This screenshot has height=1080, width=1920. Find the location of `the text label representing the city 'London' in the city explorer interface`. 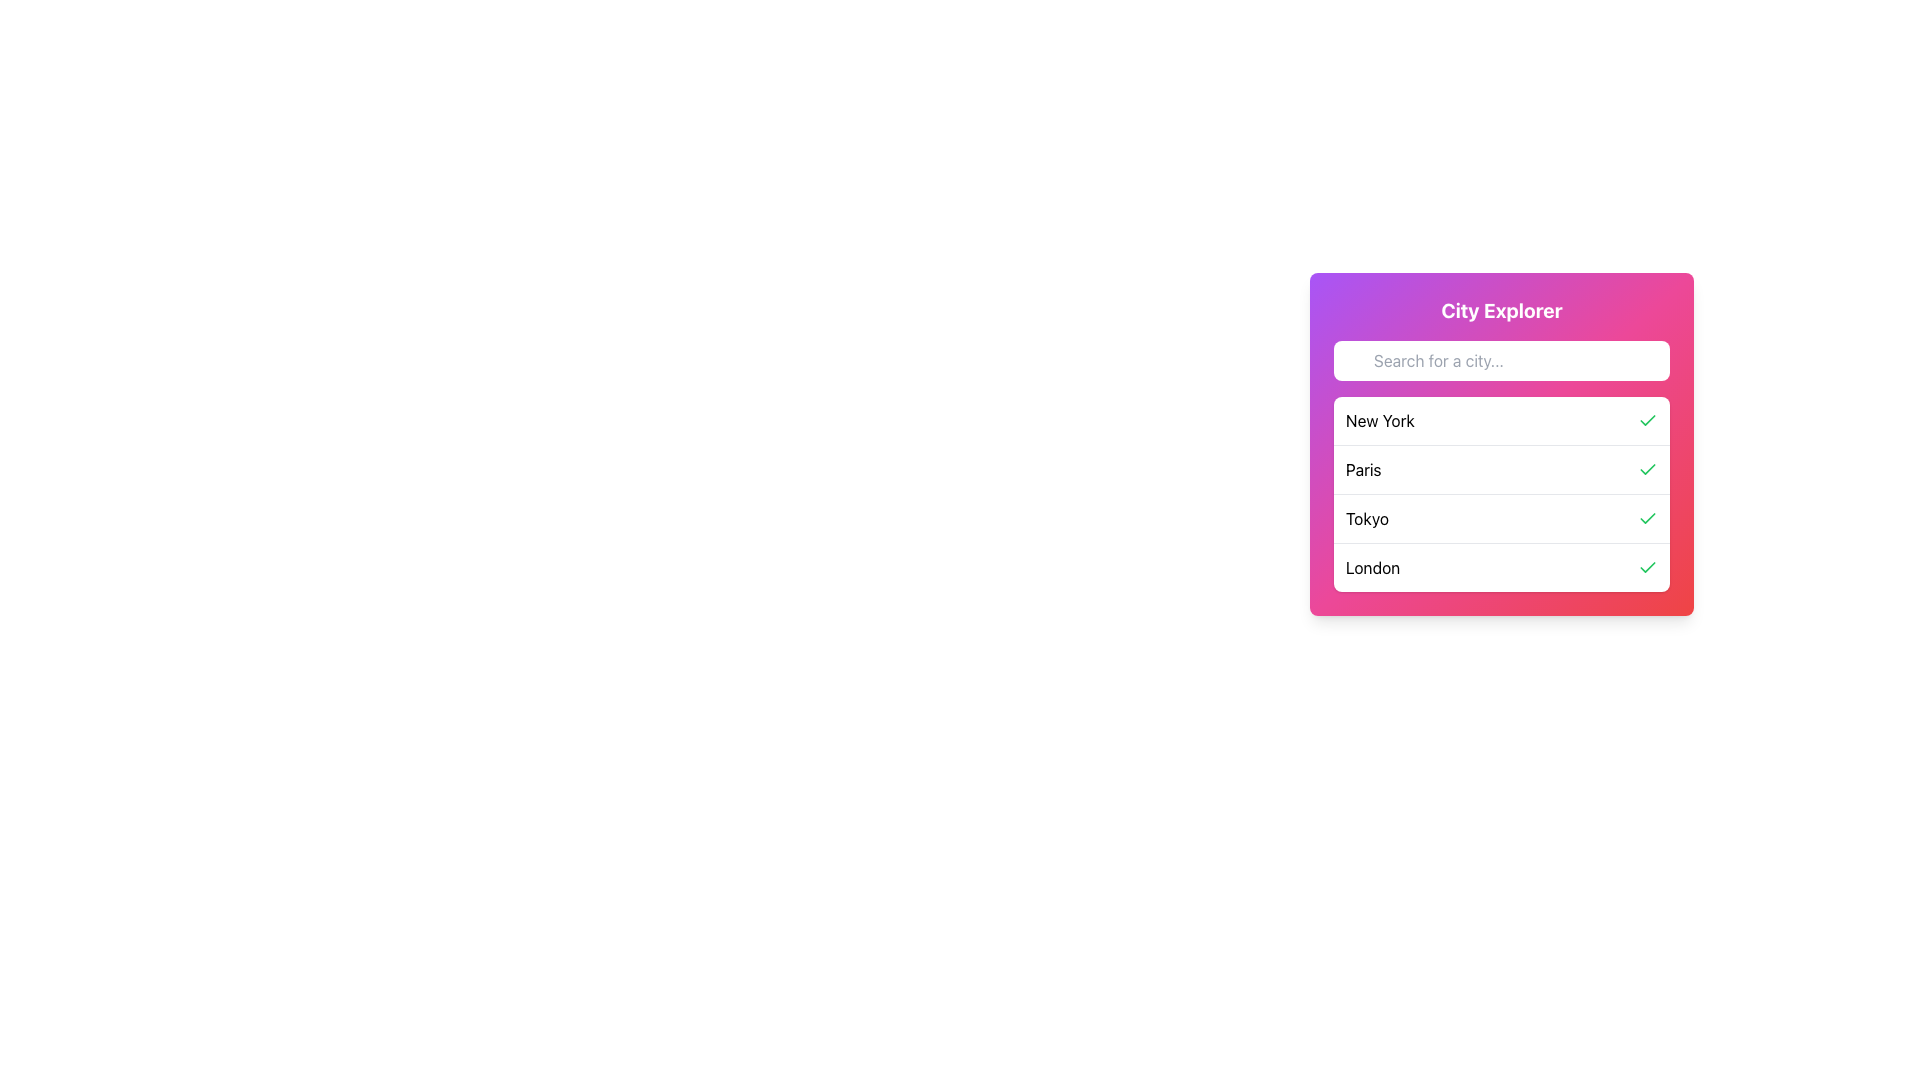

the text label representing the city 'London' in the city explorer interface is located at coordinates (1372, 567).